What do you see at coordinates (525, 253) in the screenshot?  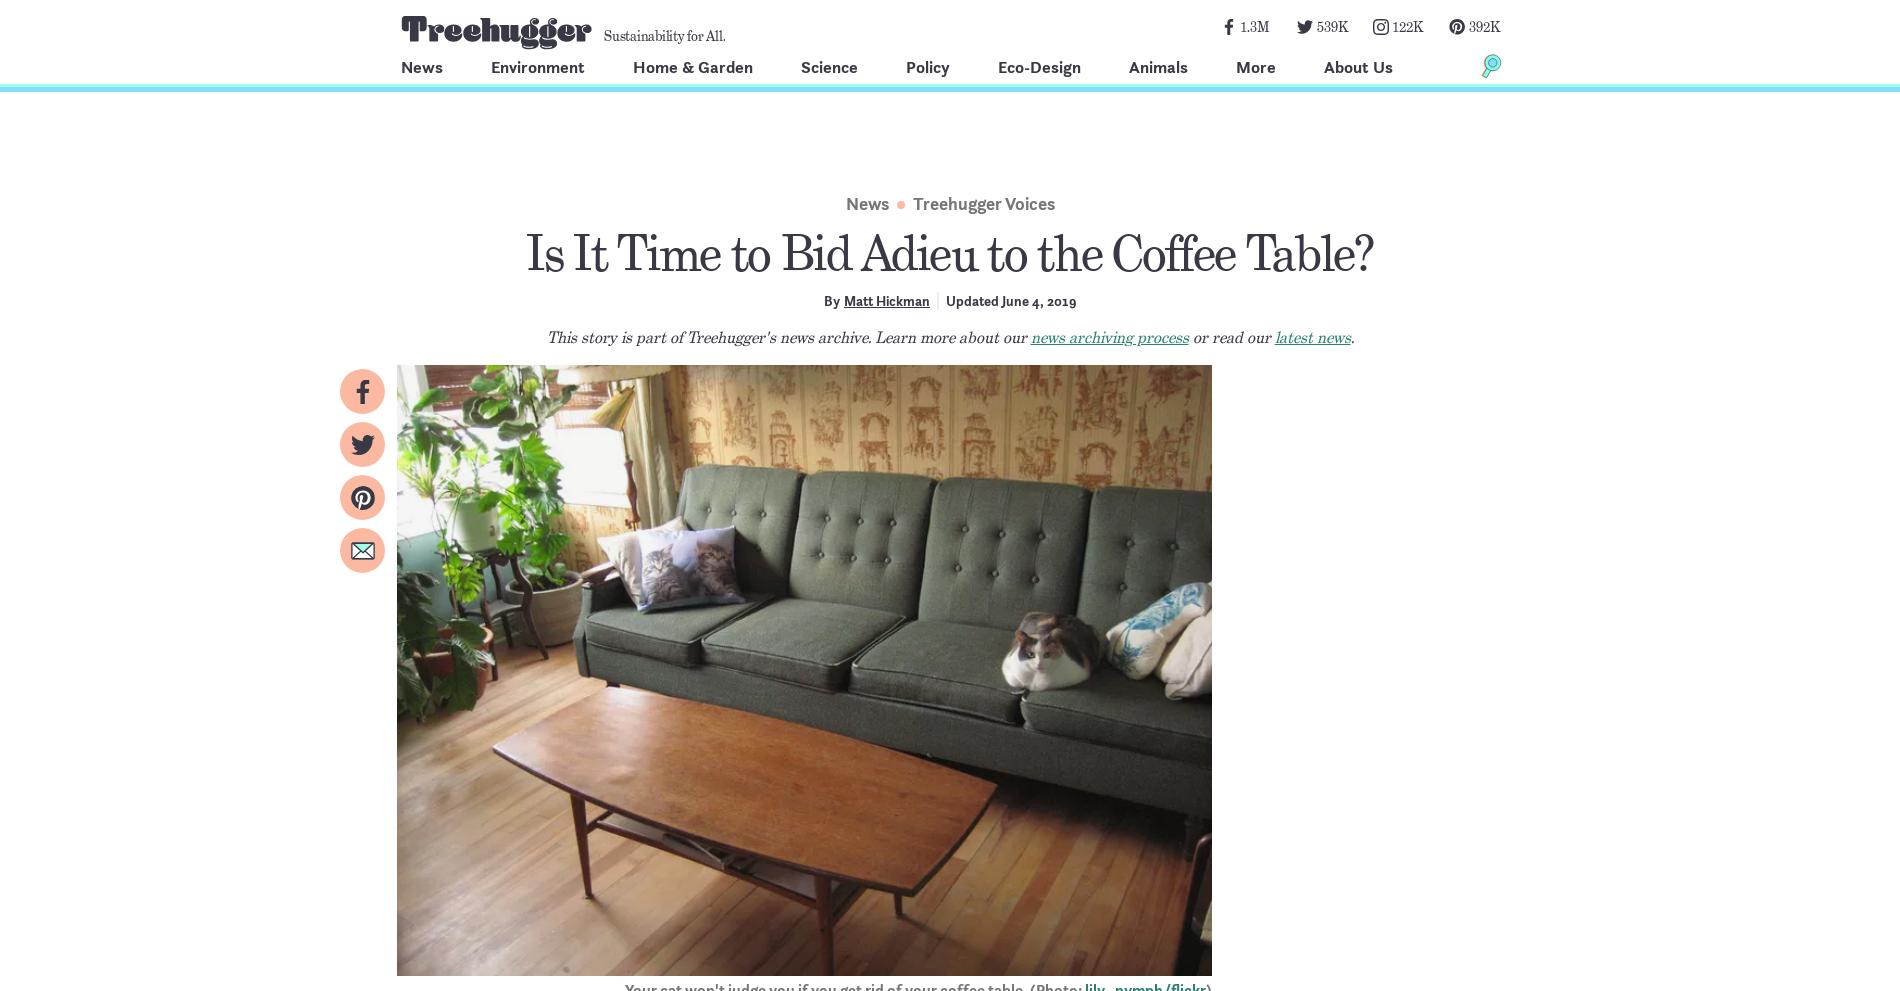 I see `'Is It Time to Bid Adieu to the Coffee Table?'` at bounding box center [525, 253].